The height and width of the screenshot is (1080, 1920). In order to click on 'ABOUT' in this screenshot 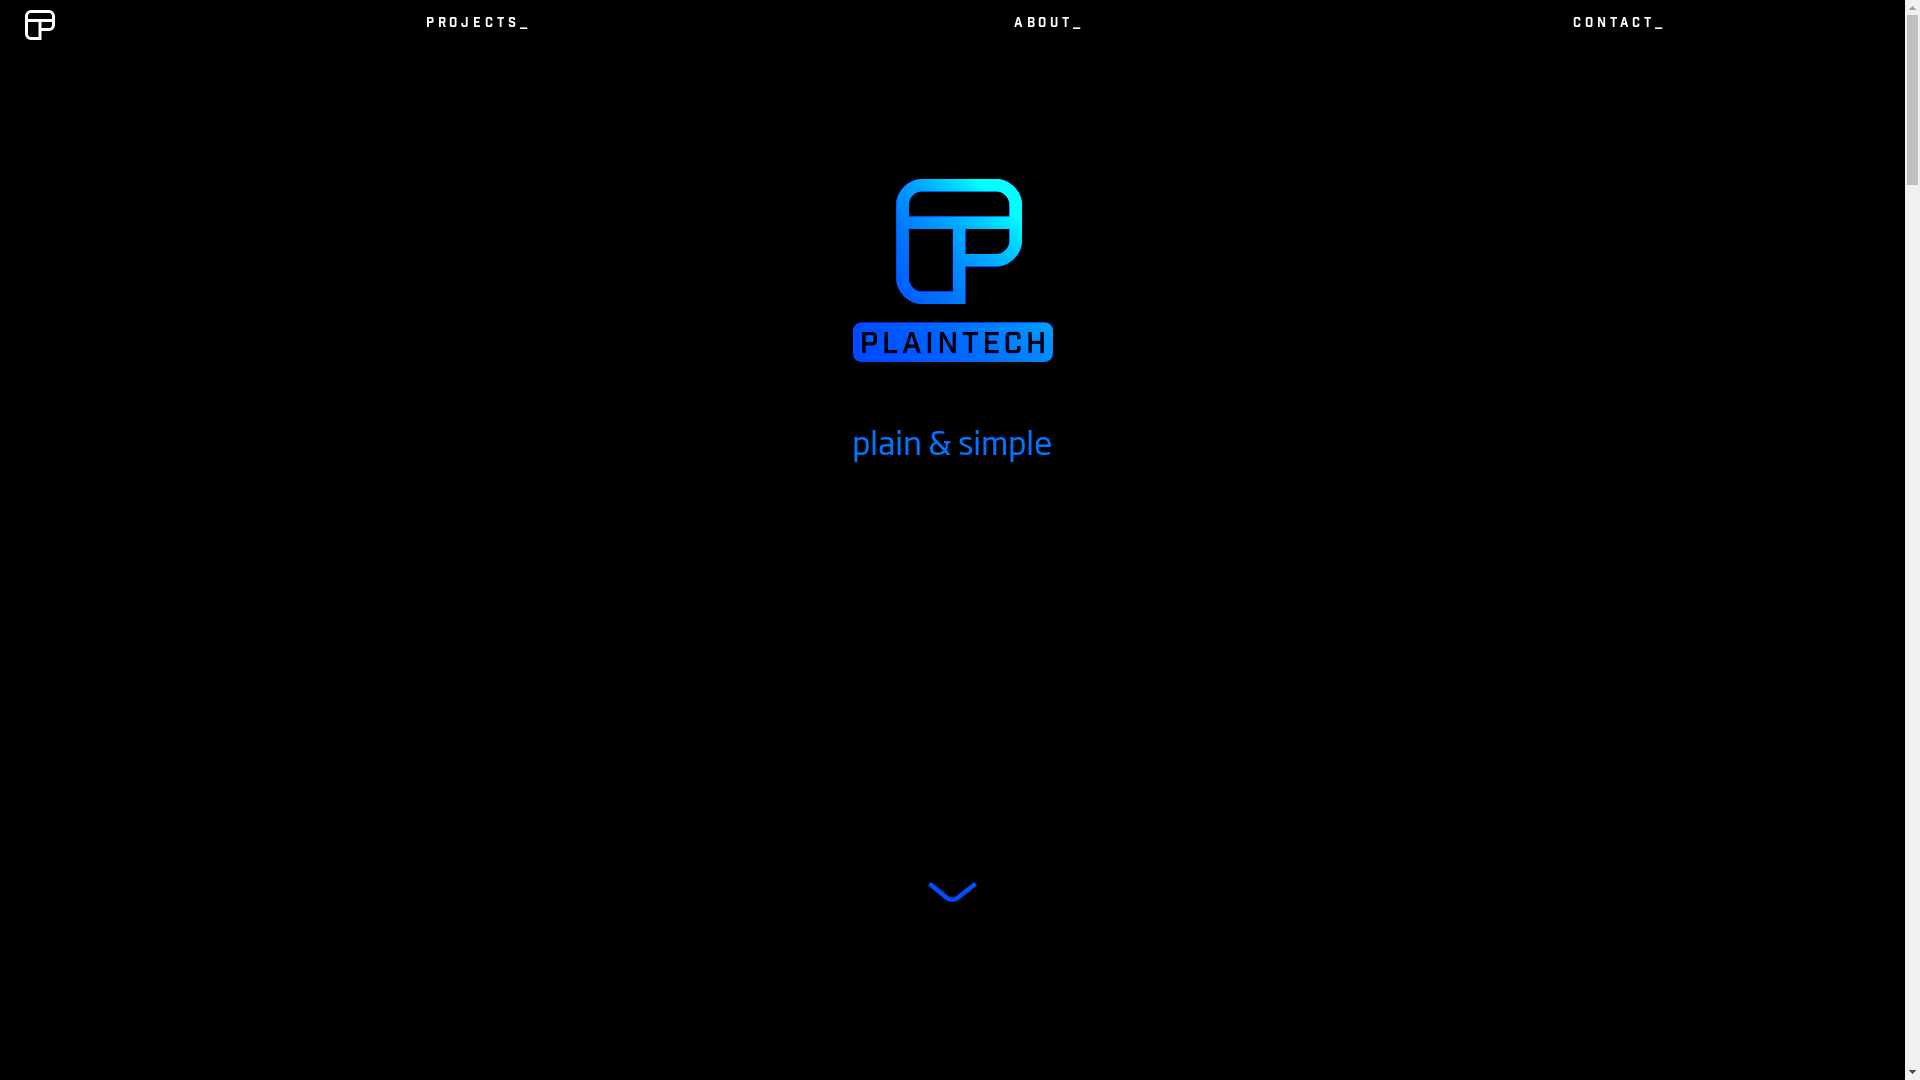, I will do `click(1047, 24)`.